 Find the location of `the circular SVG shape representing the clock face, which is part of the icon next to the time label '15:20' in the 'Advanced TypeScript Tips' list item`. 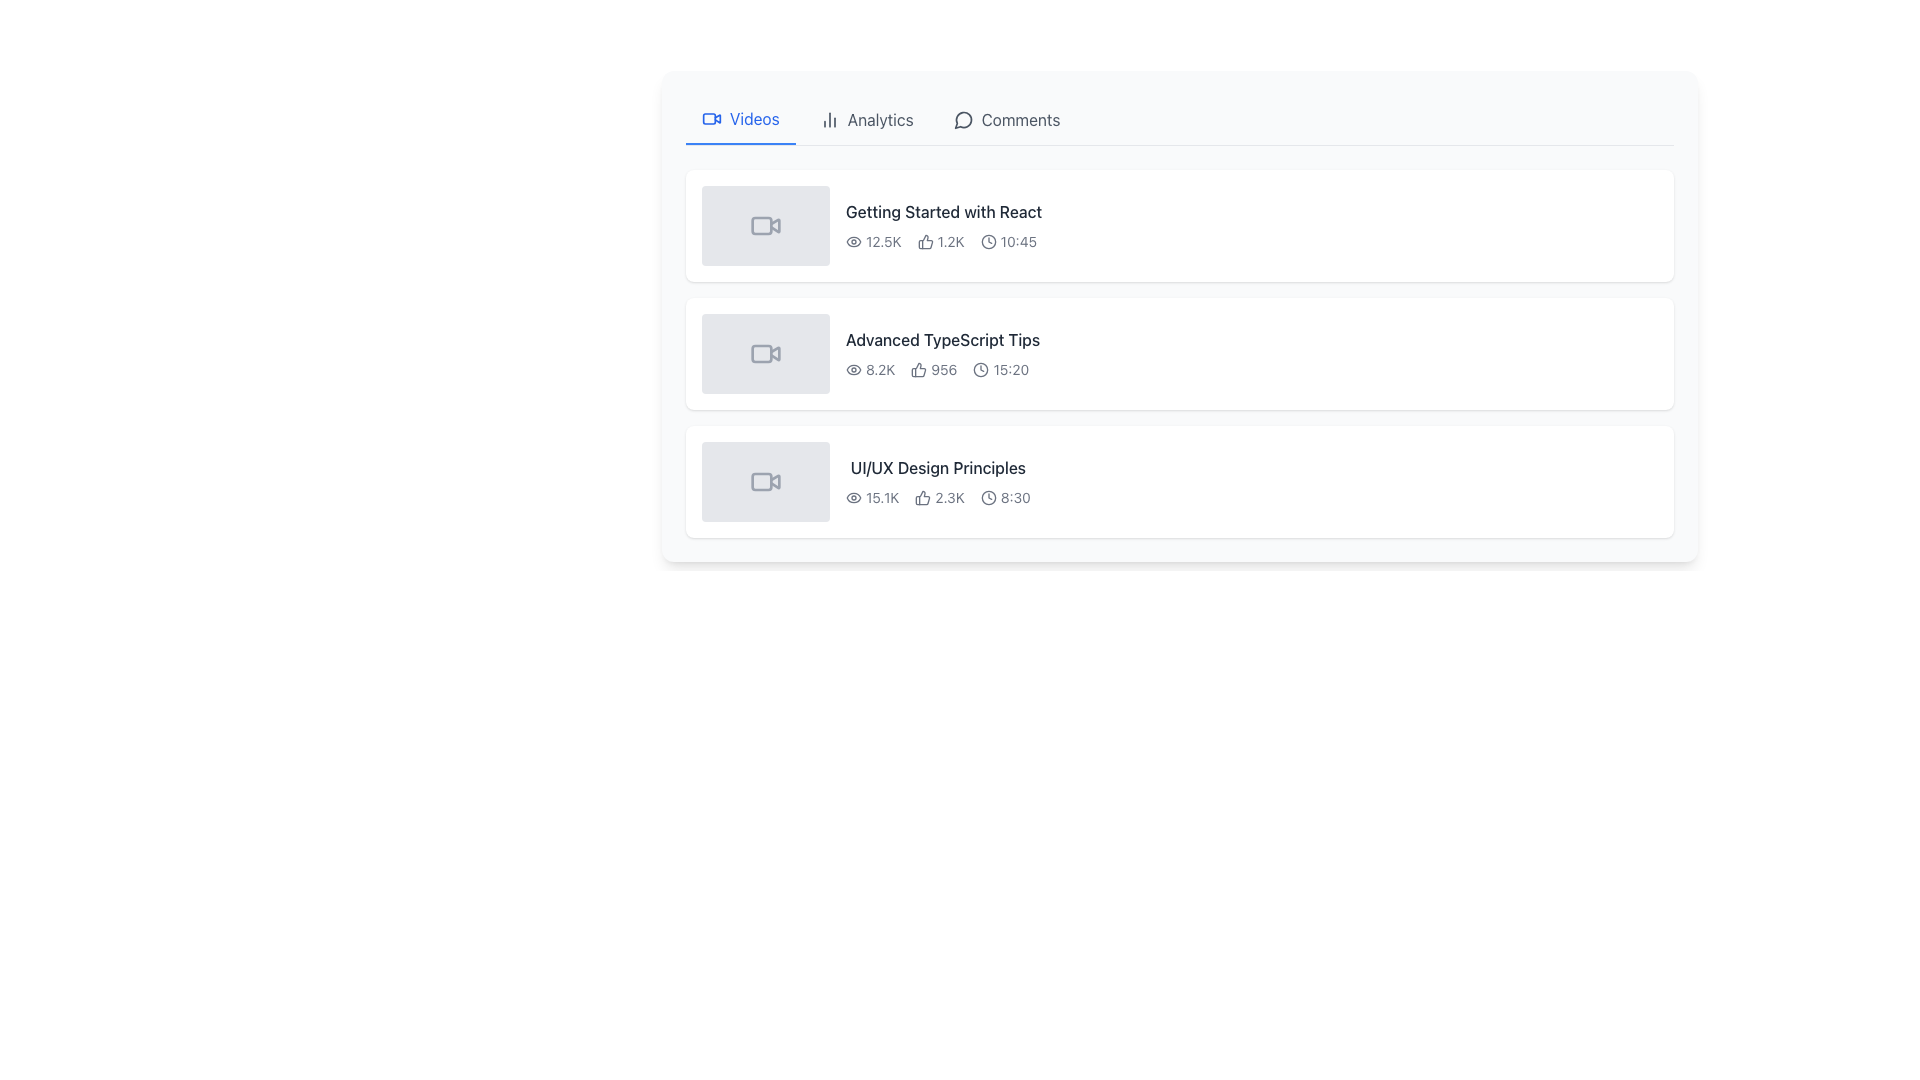

the circular SVG shape representing the clock face, which is part of the icon next to the time label '15:20' in the 'Advanced TypeScript Tips' list item is located at coordinates (981, 370).